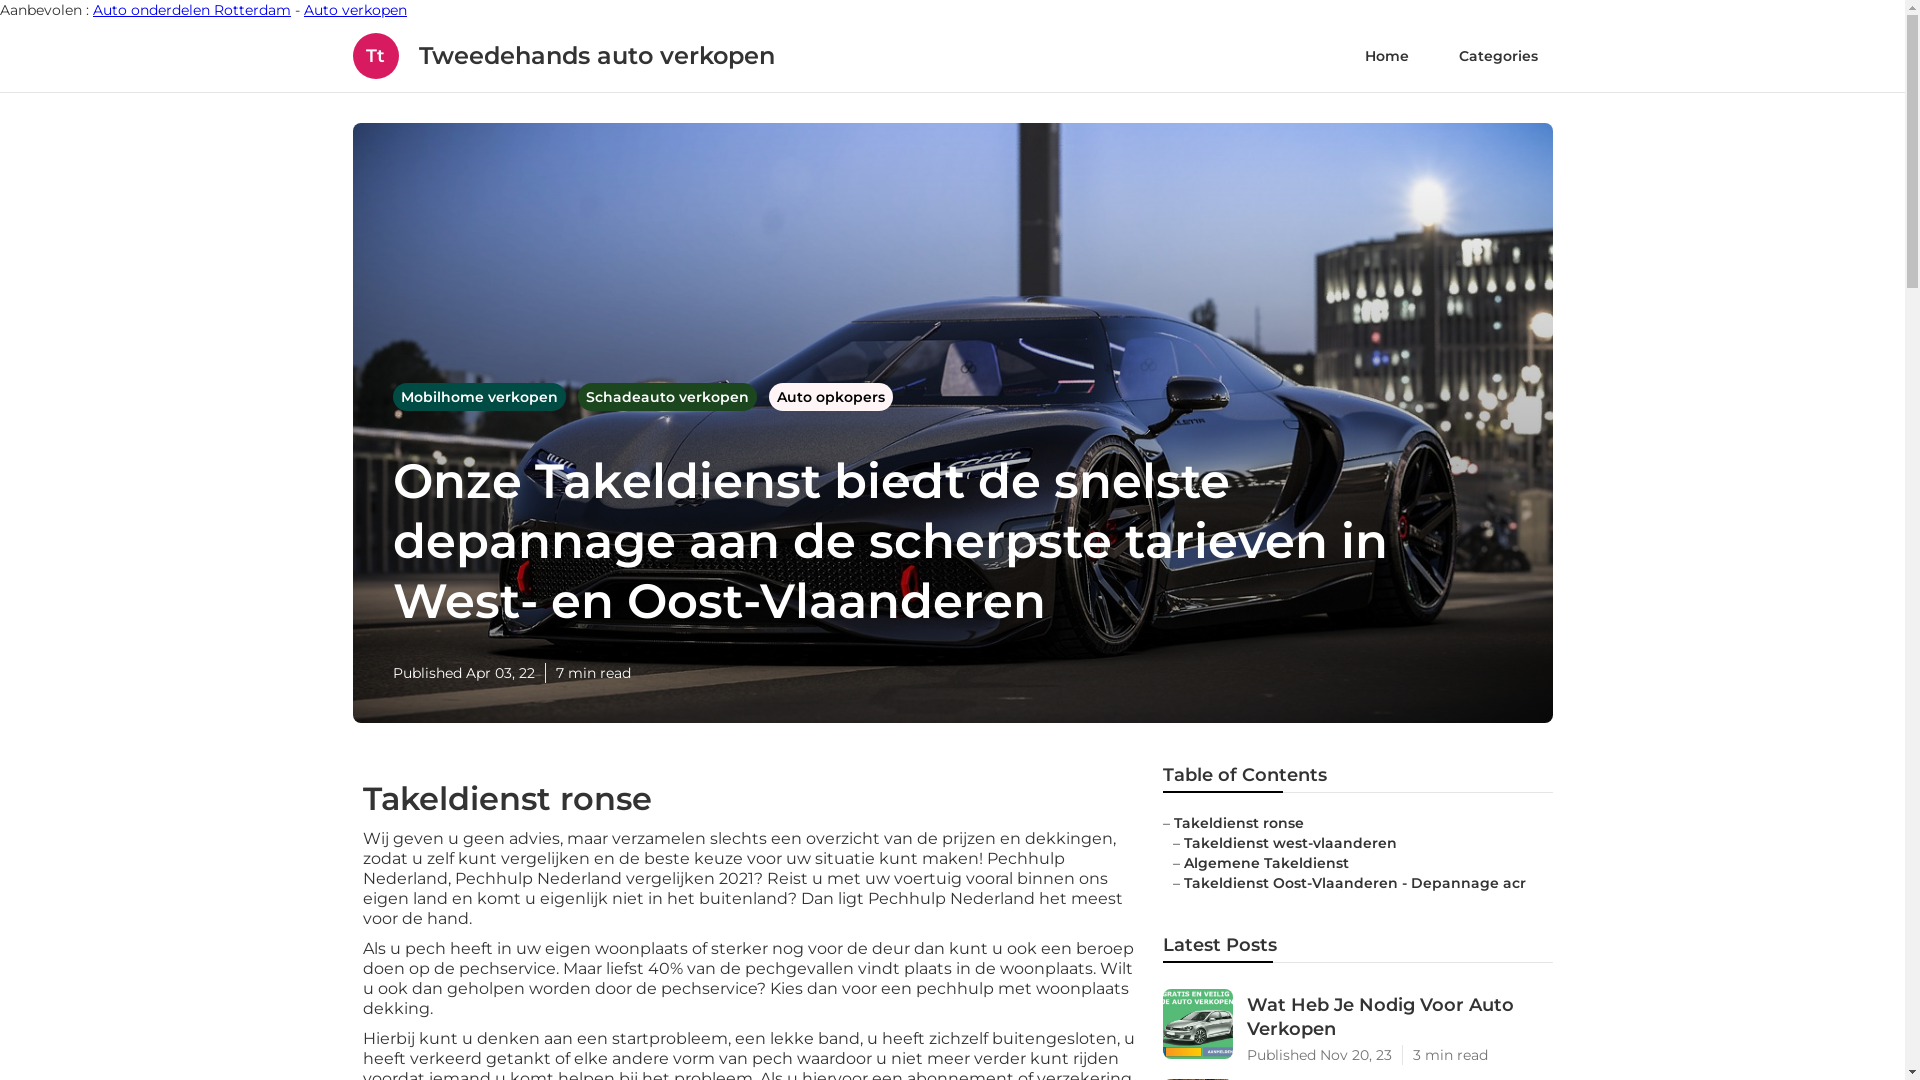 The width and height of the screenshot is (1920, 1080). I want to click on 'Takeldienst ronse', so click(1237, 822).